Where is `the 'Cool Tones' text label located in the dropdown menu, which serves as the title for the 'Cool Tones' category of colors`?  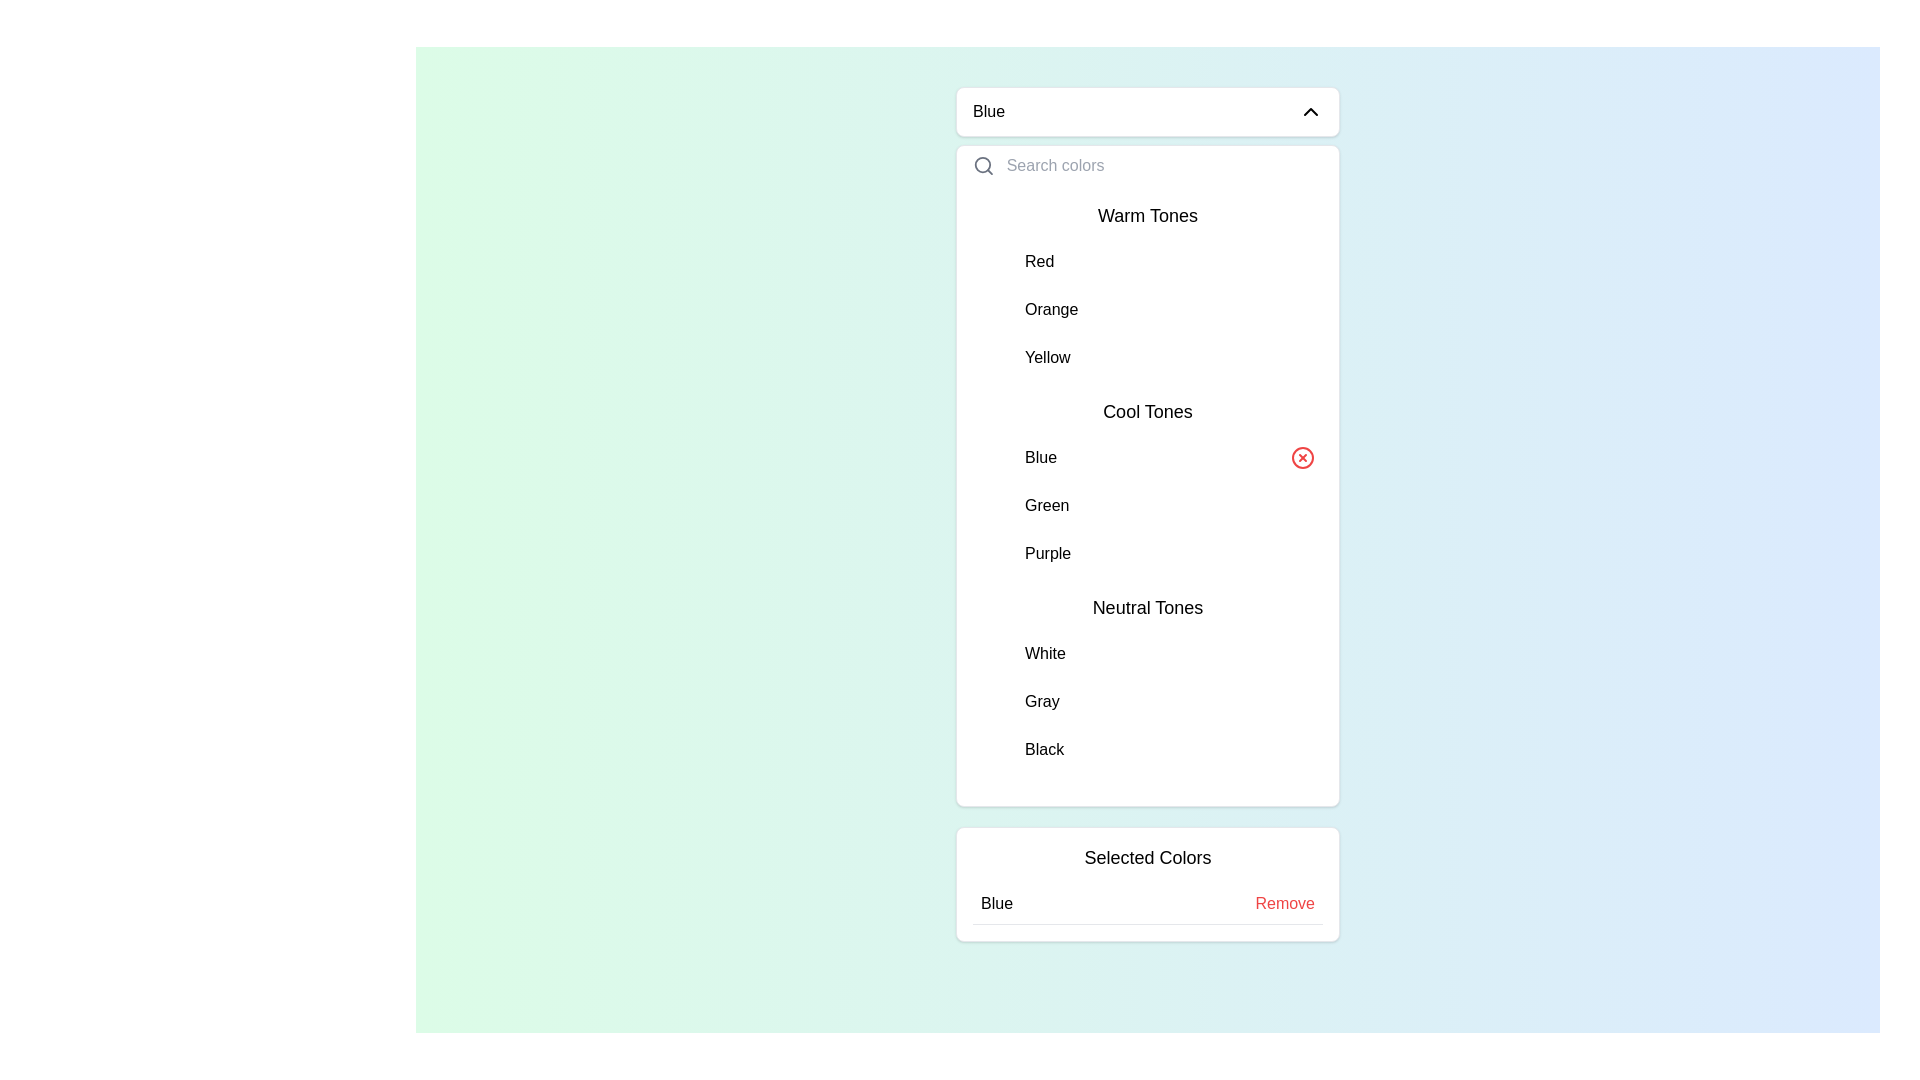
the 'Cool Tones' text label located in the dropdown menu, which serves as the title for the 'Cool Tones' category of colors is located at coordinates (1147, 411).